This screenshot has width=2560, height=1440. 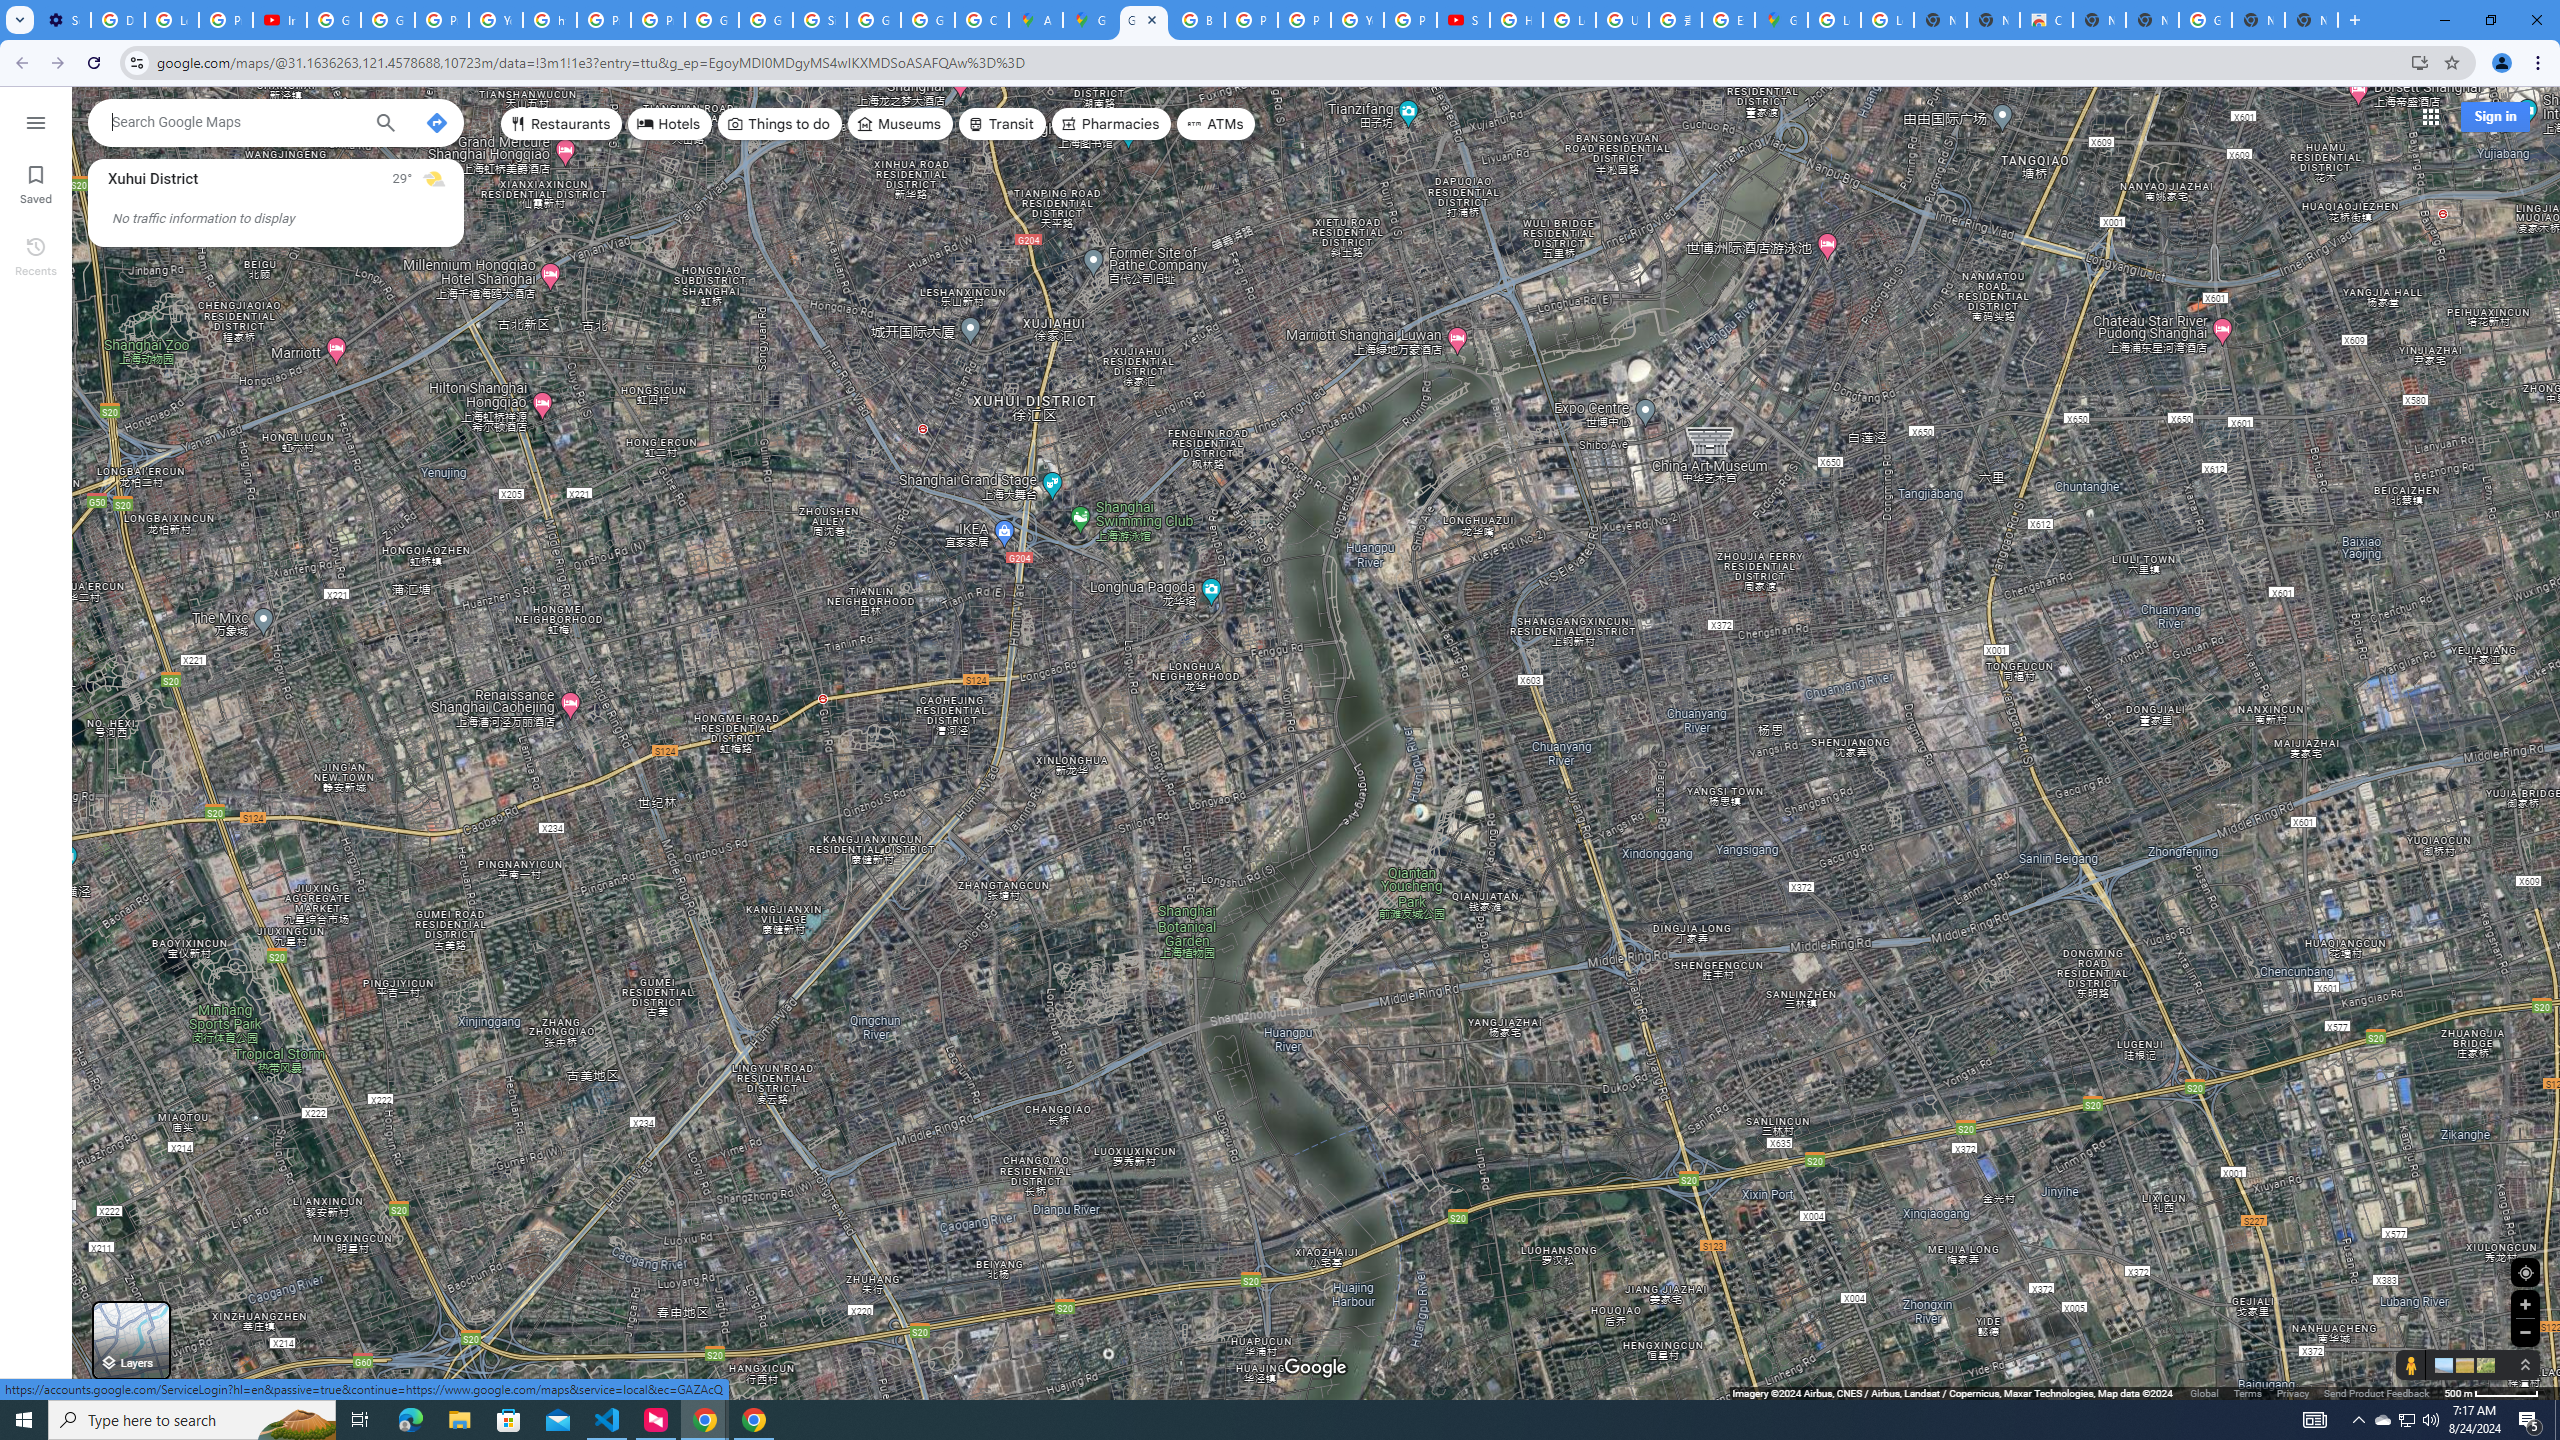 What do you see at coordinates (171, 19) in the screenshot?
I see `'Learn how to find your photos - Google Photos Help'` at bounding box center [171, 19].